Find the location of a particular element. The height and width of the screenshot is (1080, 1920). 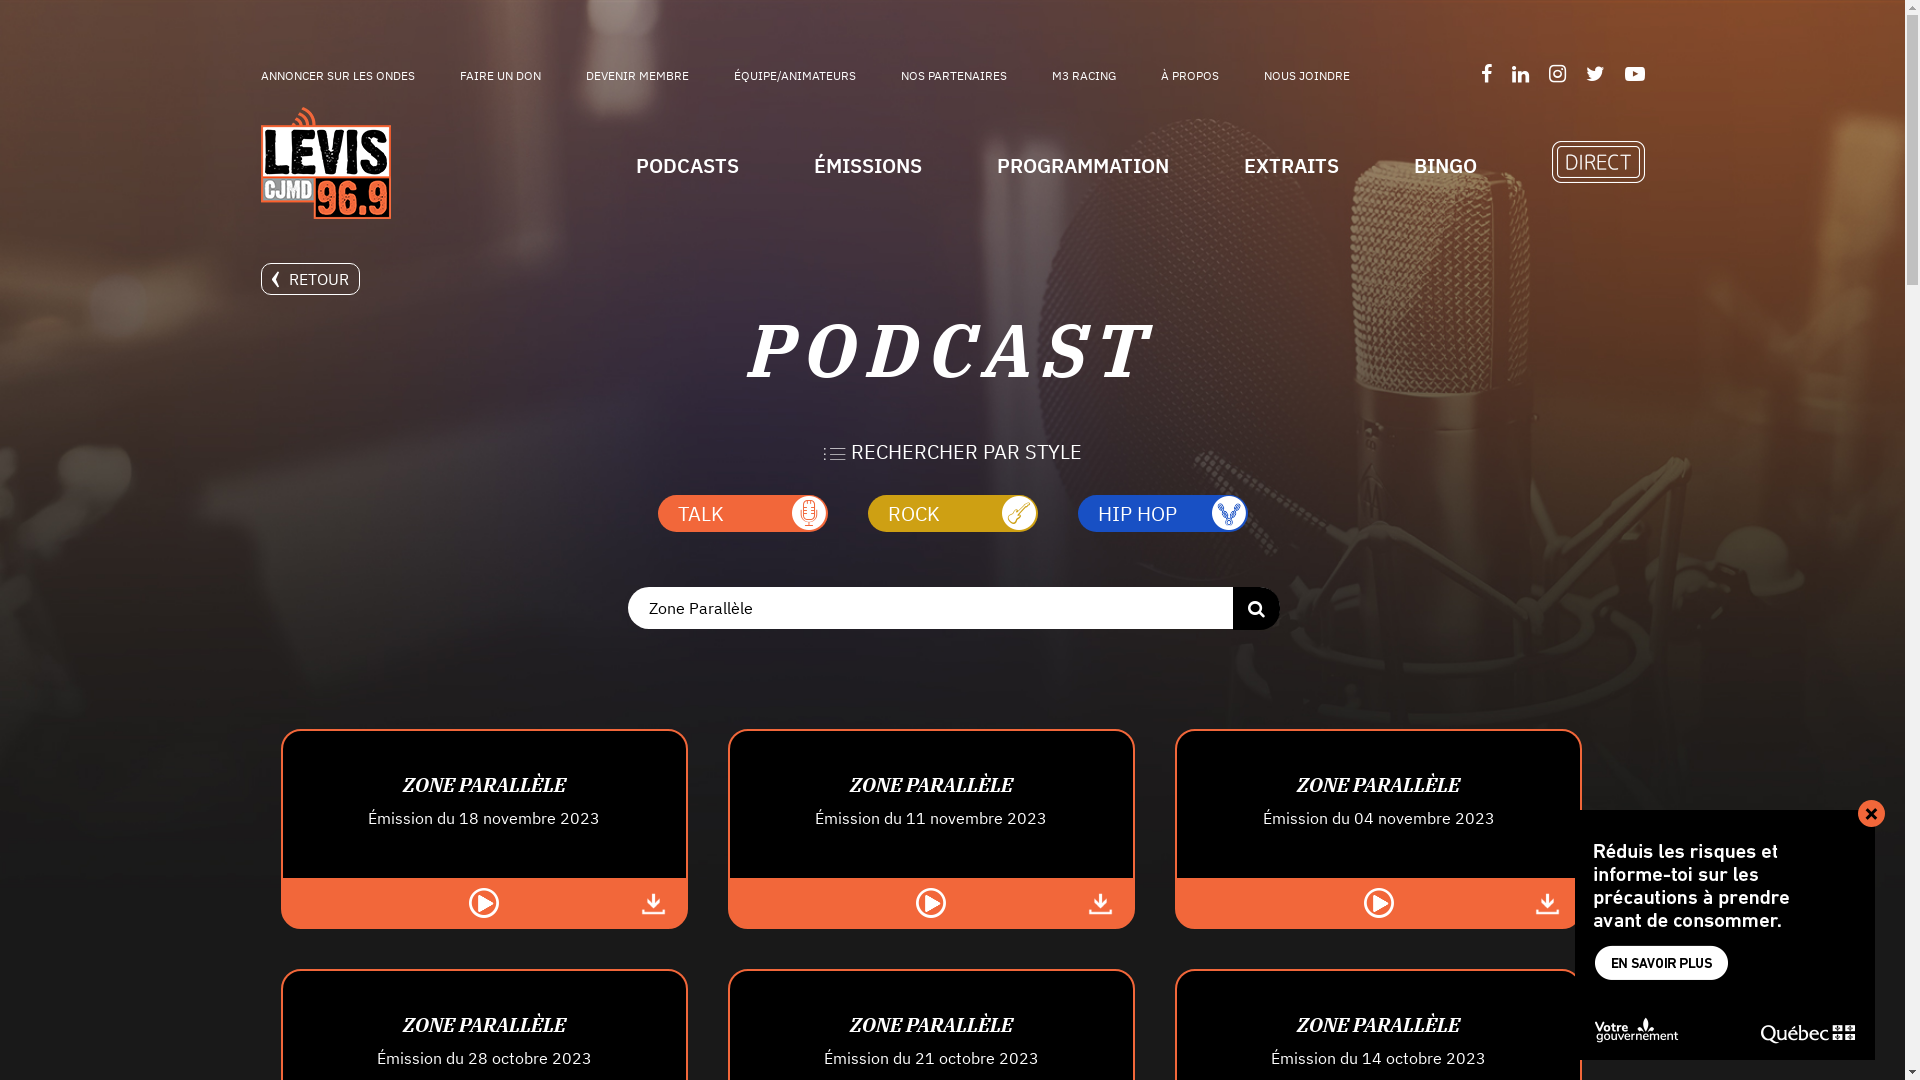

'NOUS JOINDRE' is located at coordinates (1306, 74).